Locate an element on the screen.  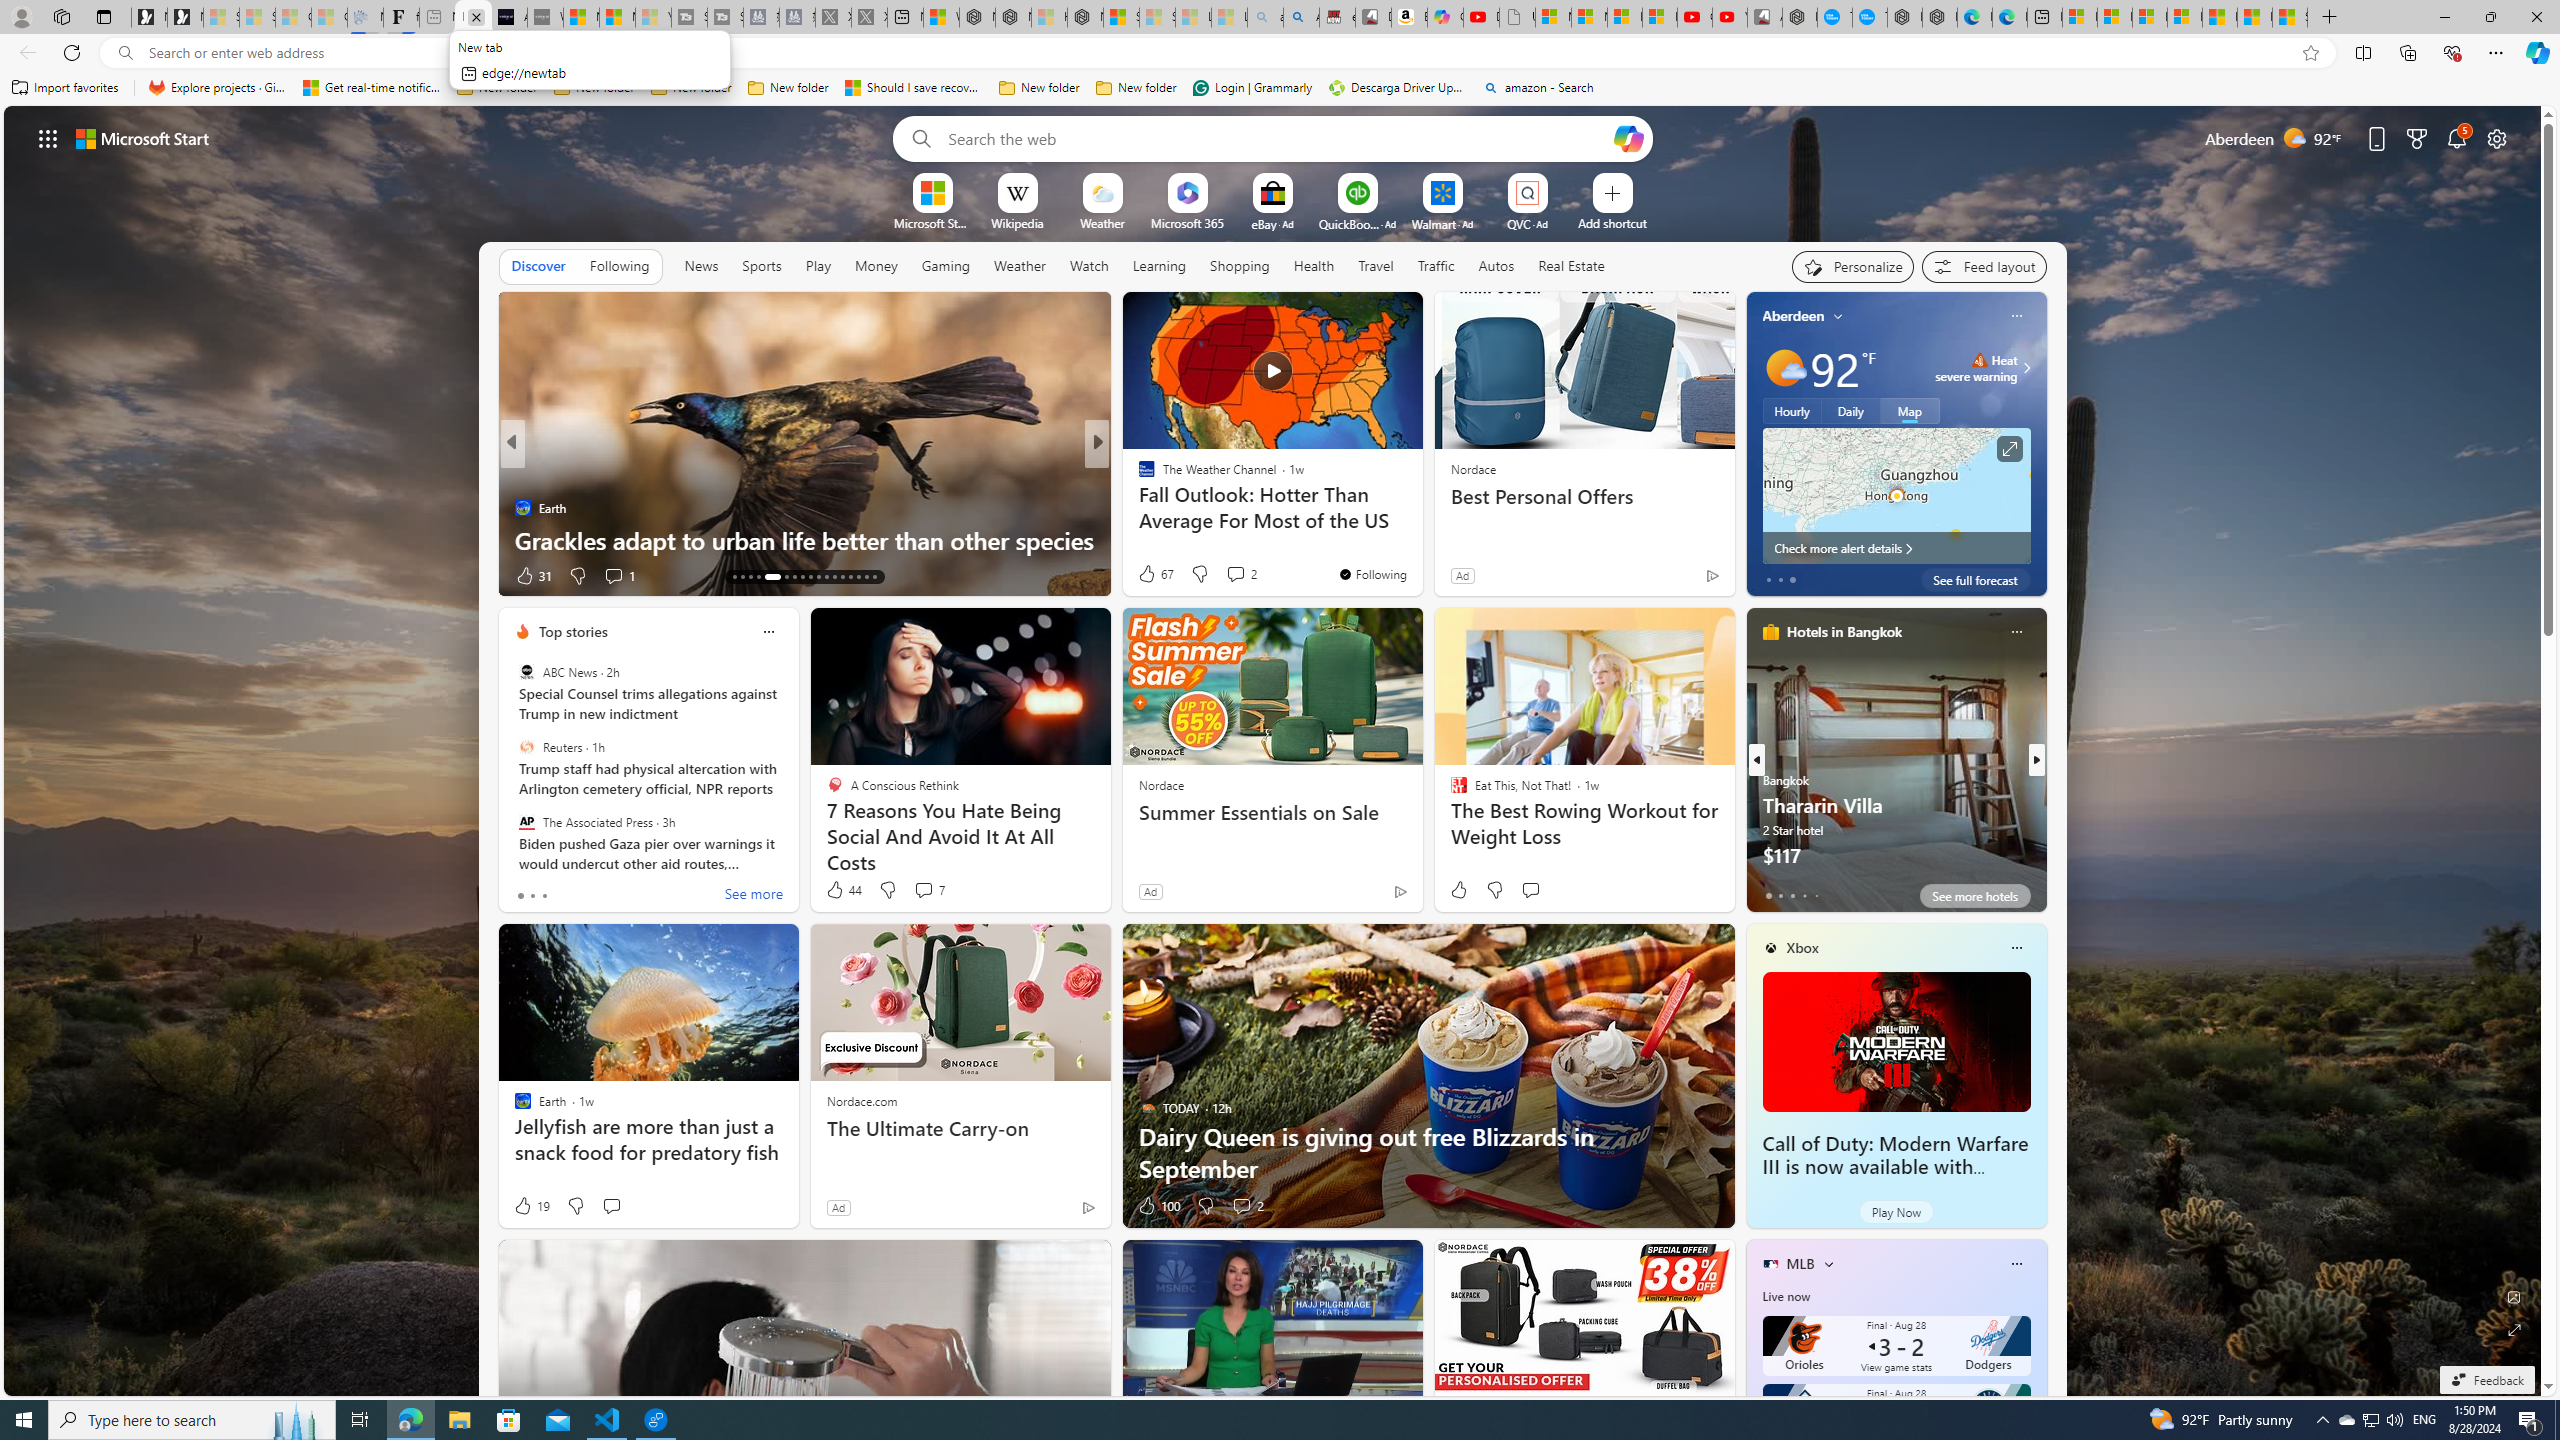
'Top stories' is located at coordinates (572, 631).